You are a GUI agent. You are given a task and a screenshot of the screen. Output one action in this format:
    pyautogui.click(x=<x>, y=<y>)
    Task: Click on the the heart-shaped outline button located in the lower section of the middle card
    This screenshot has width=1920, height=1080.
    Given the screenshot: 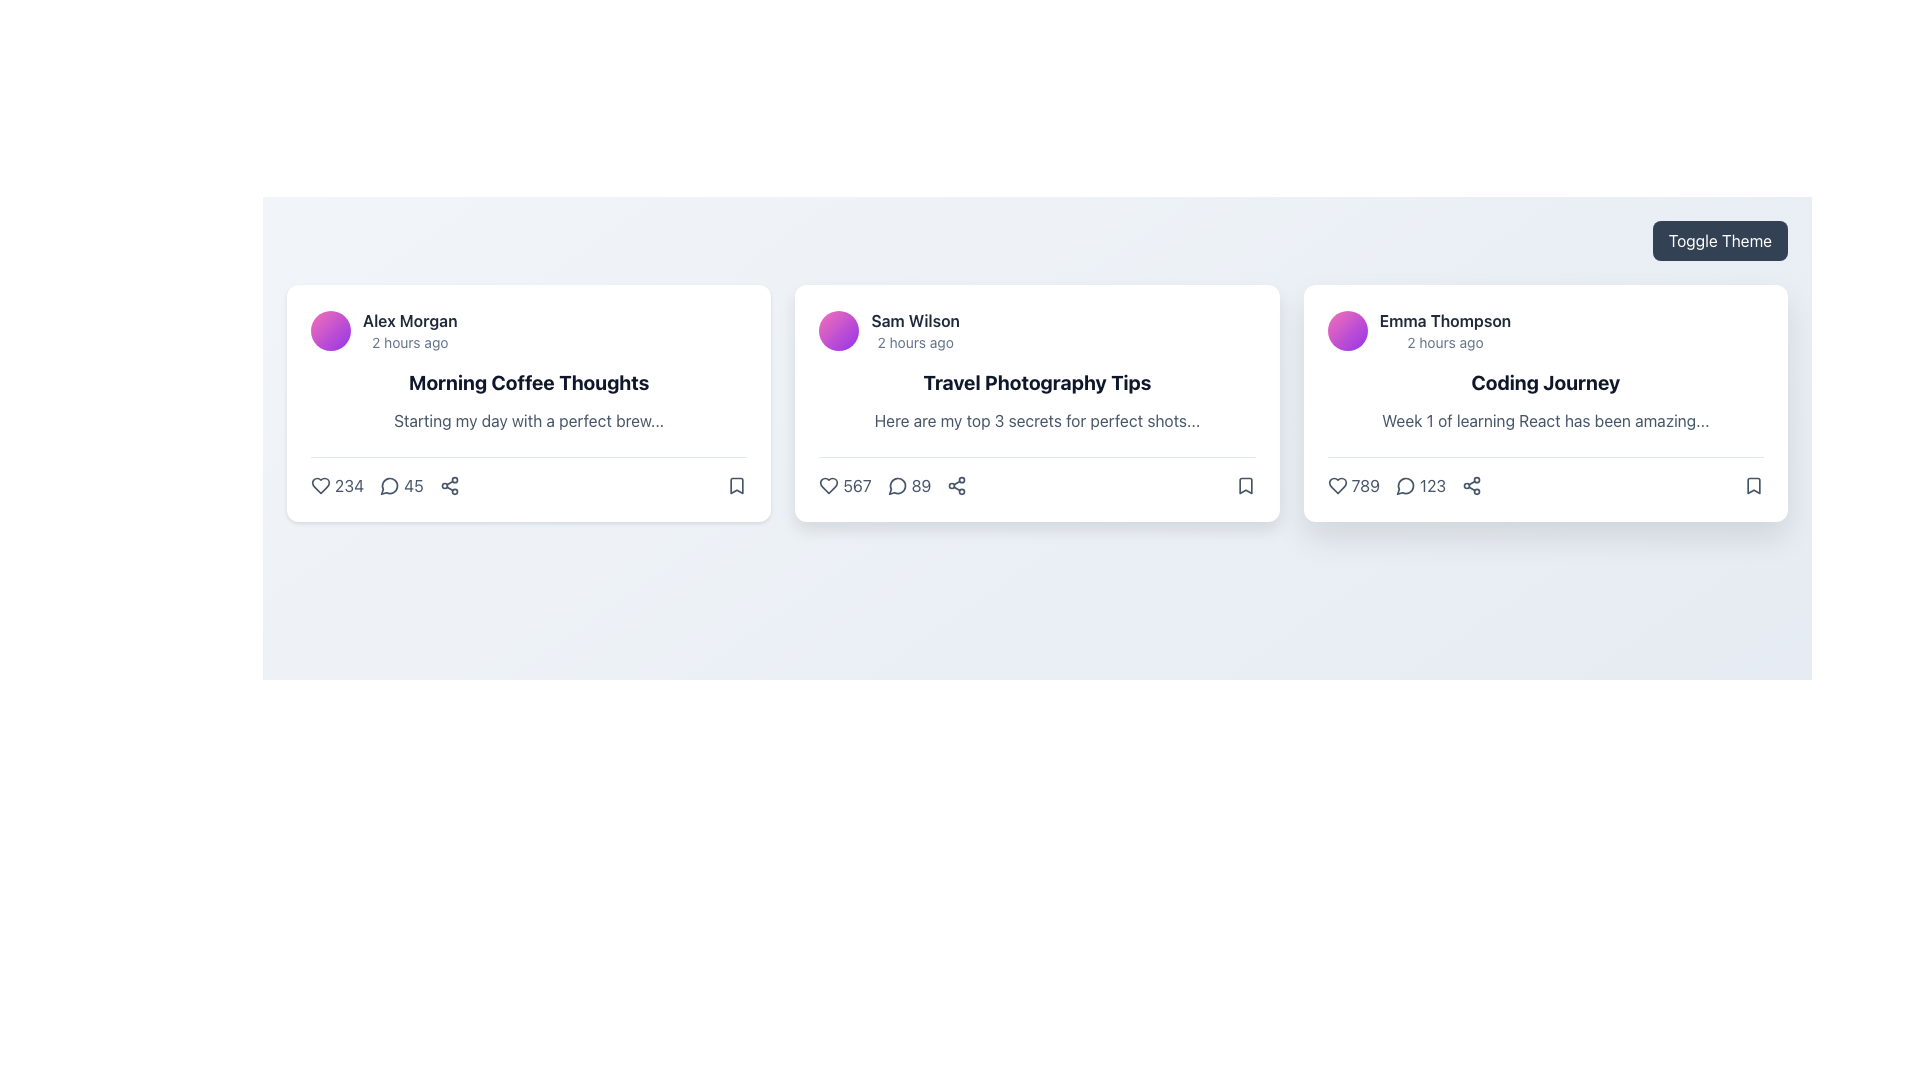 What is the action you would take?
    pyautogui.click(x=829, y=486)
    